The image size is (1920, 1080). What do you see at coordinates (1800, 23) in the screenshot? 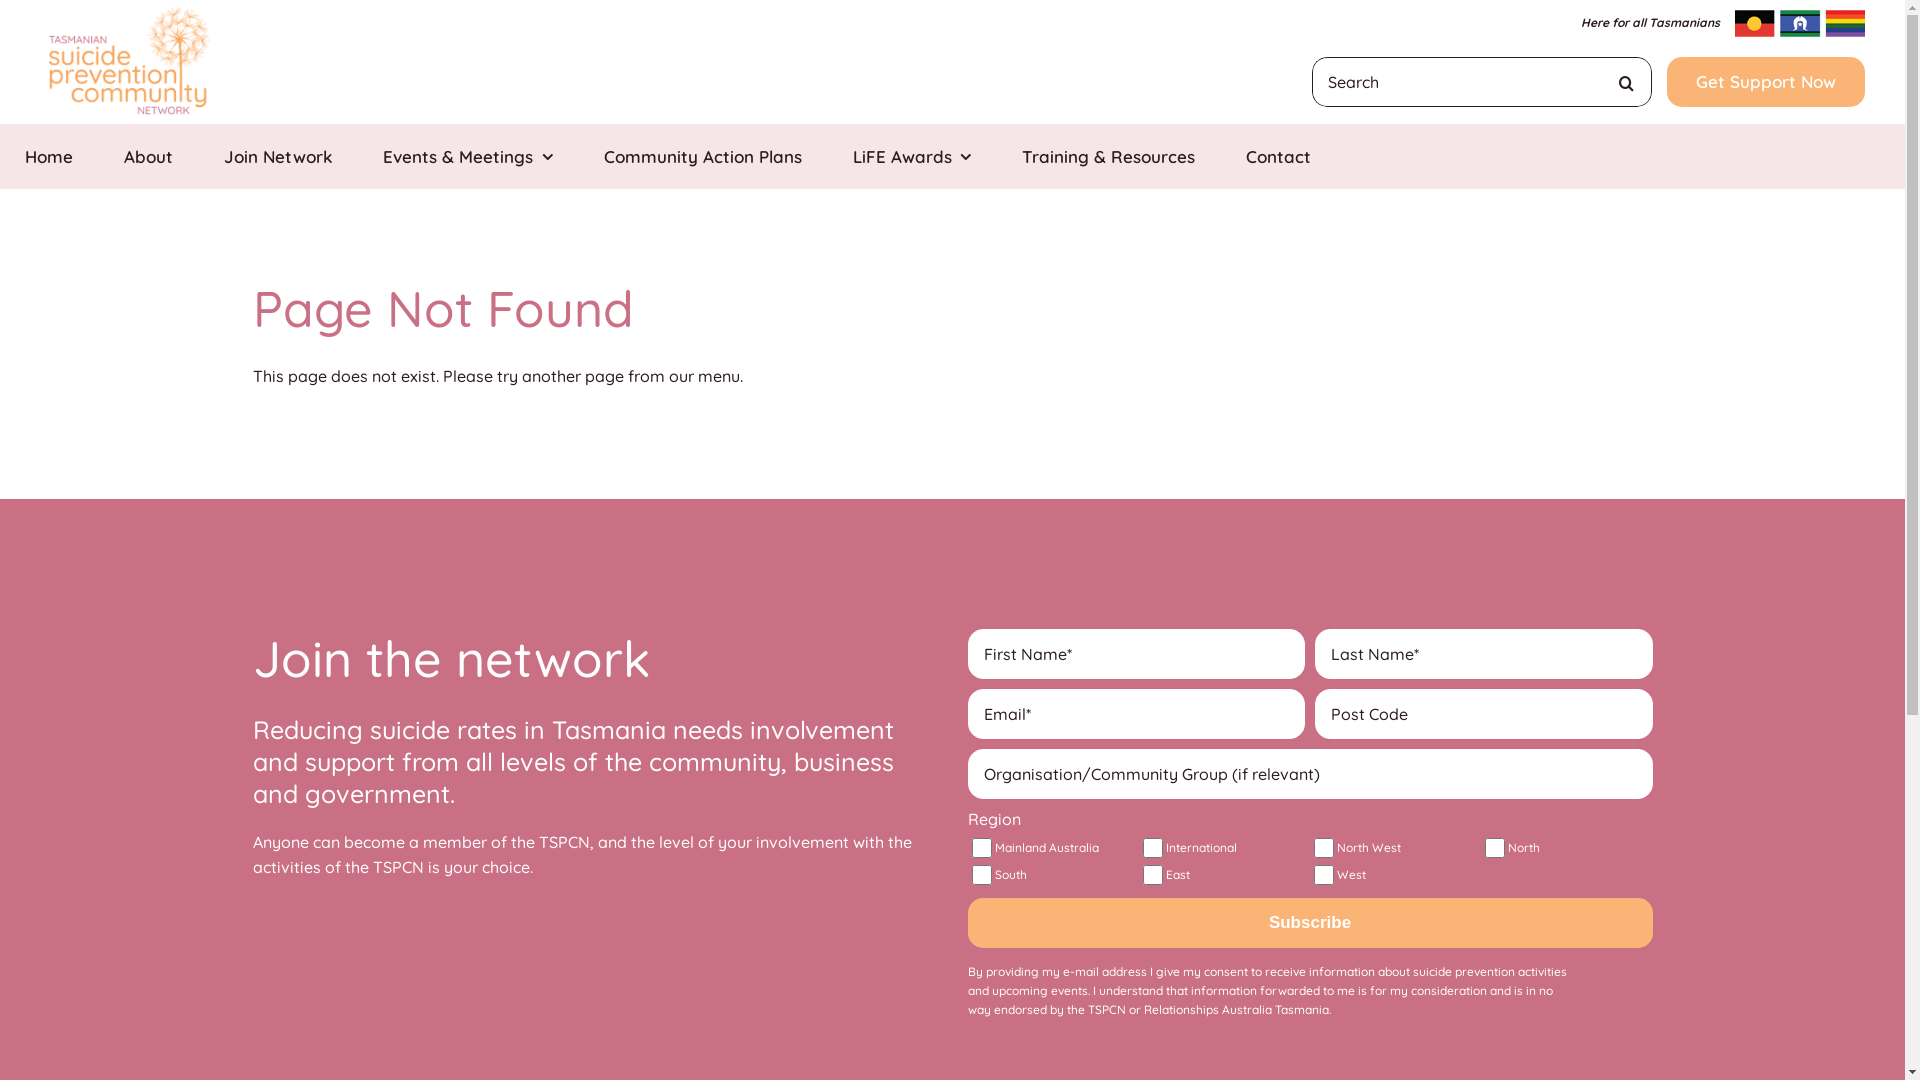
I see `'inclusive-flags'` at bounding box center [1800, 23].